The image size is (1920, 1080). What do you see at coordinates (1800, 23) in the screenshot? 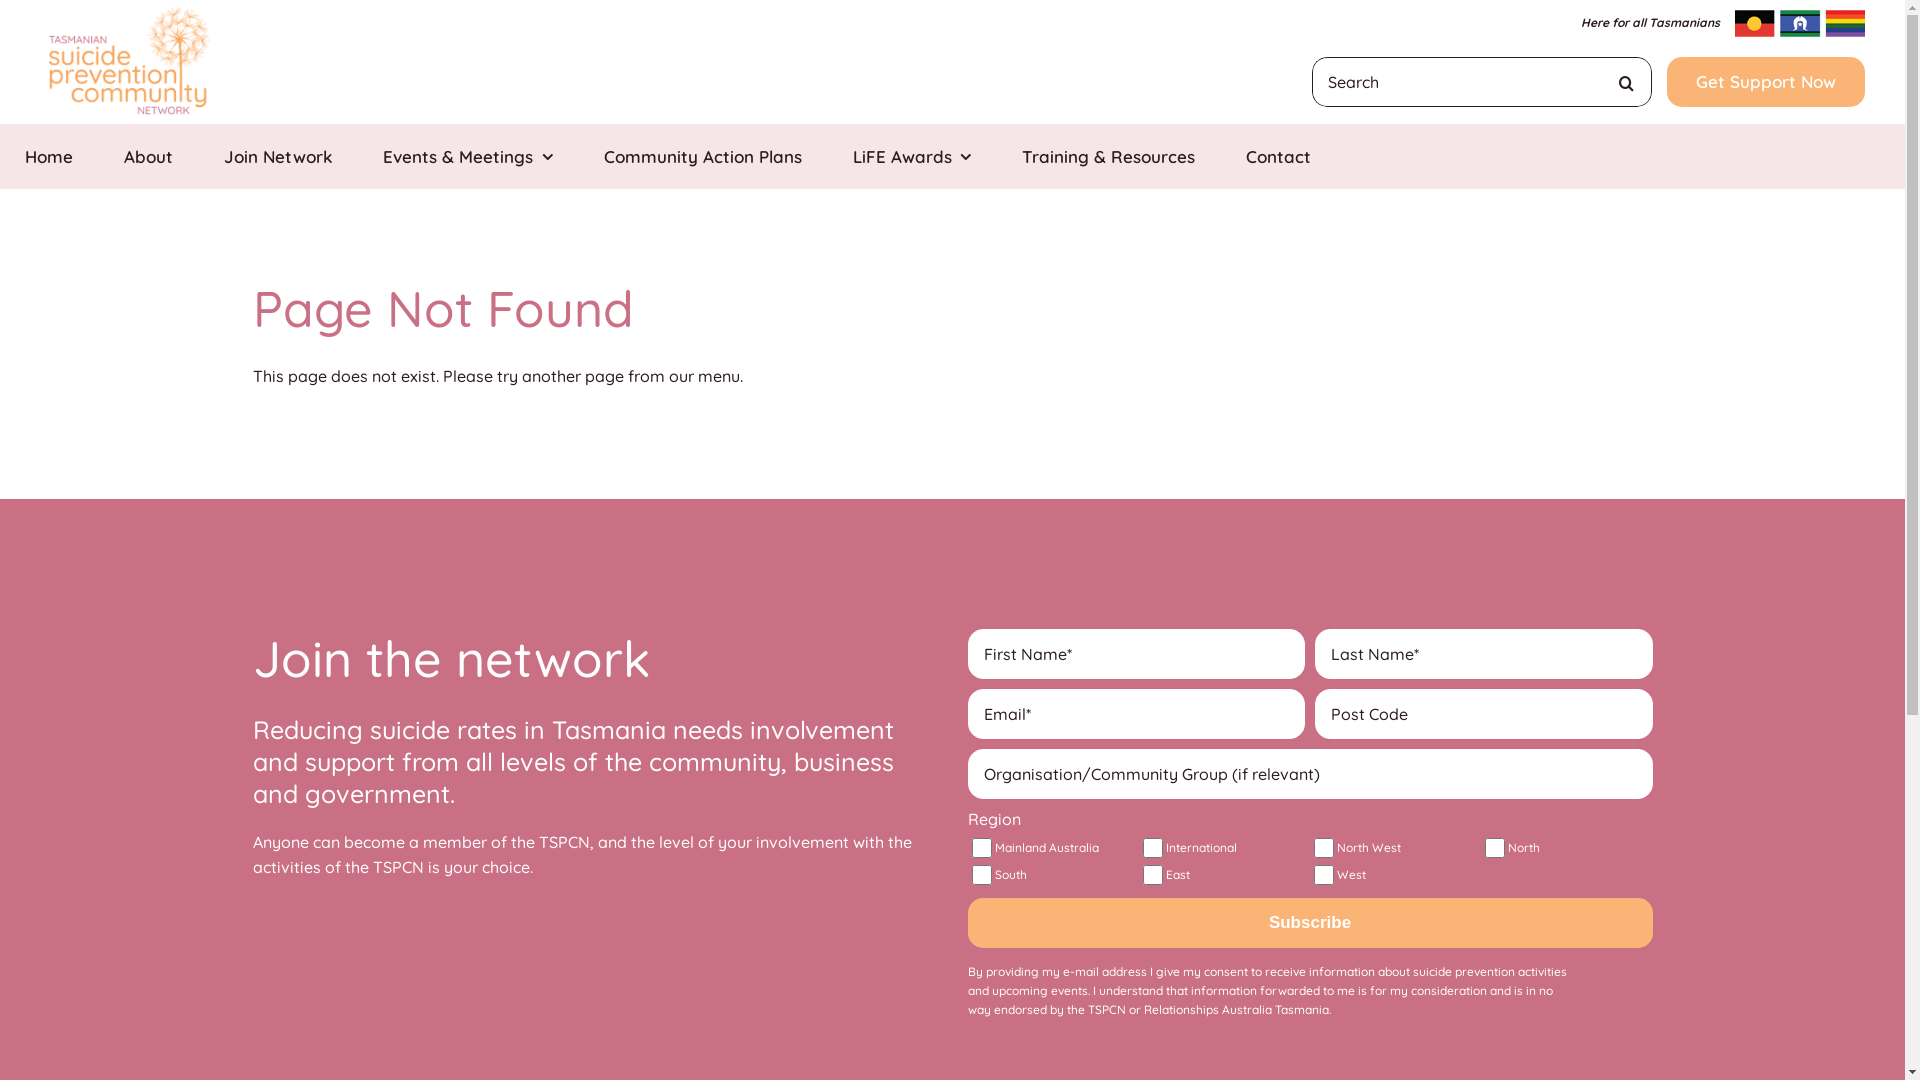
I see `'inclusive-flags'` at bounding box center [1800, 23].